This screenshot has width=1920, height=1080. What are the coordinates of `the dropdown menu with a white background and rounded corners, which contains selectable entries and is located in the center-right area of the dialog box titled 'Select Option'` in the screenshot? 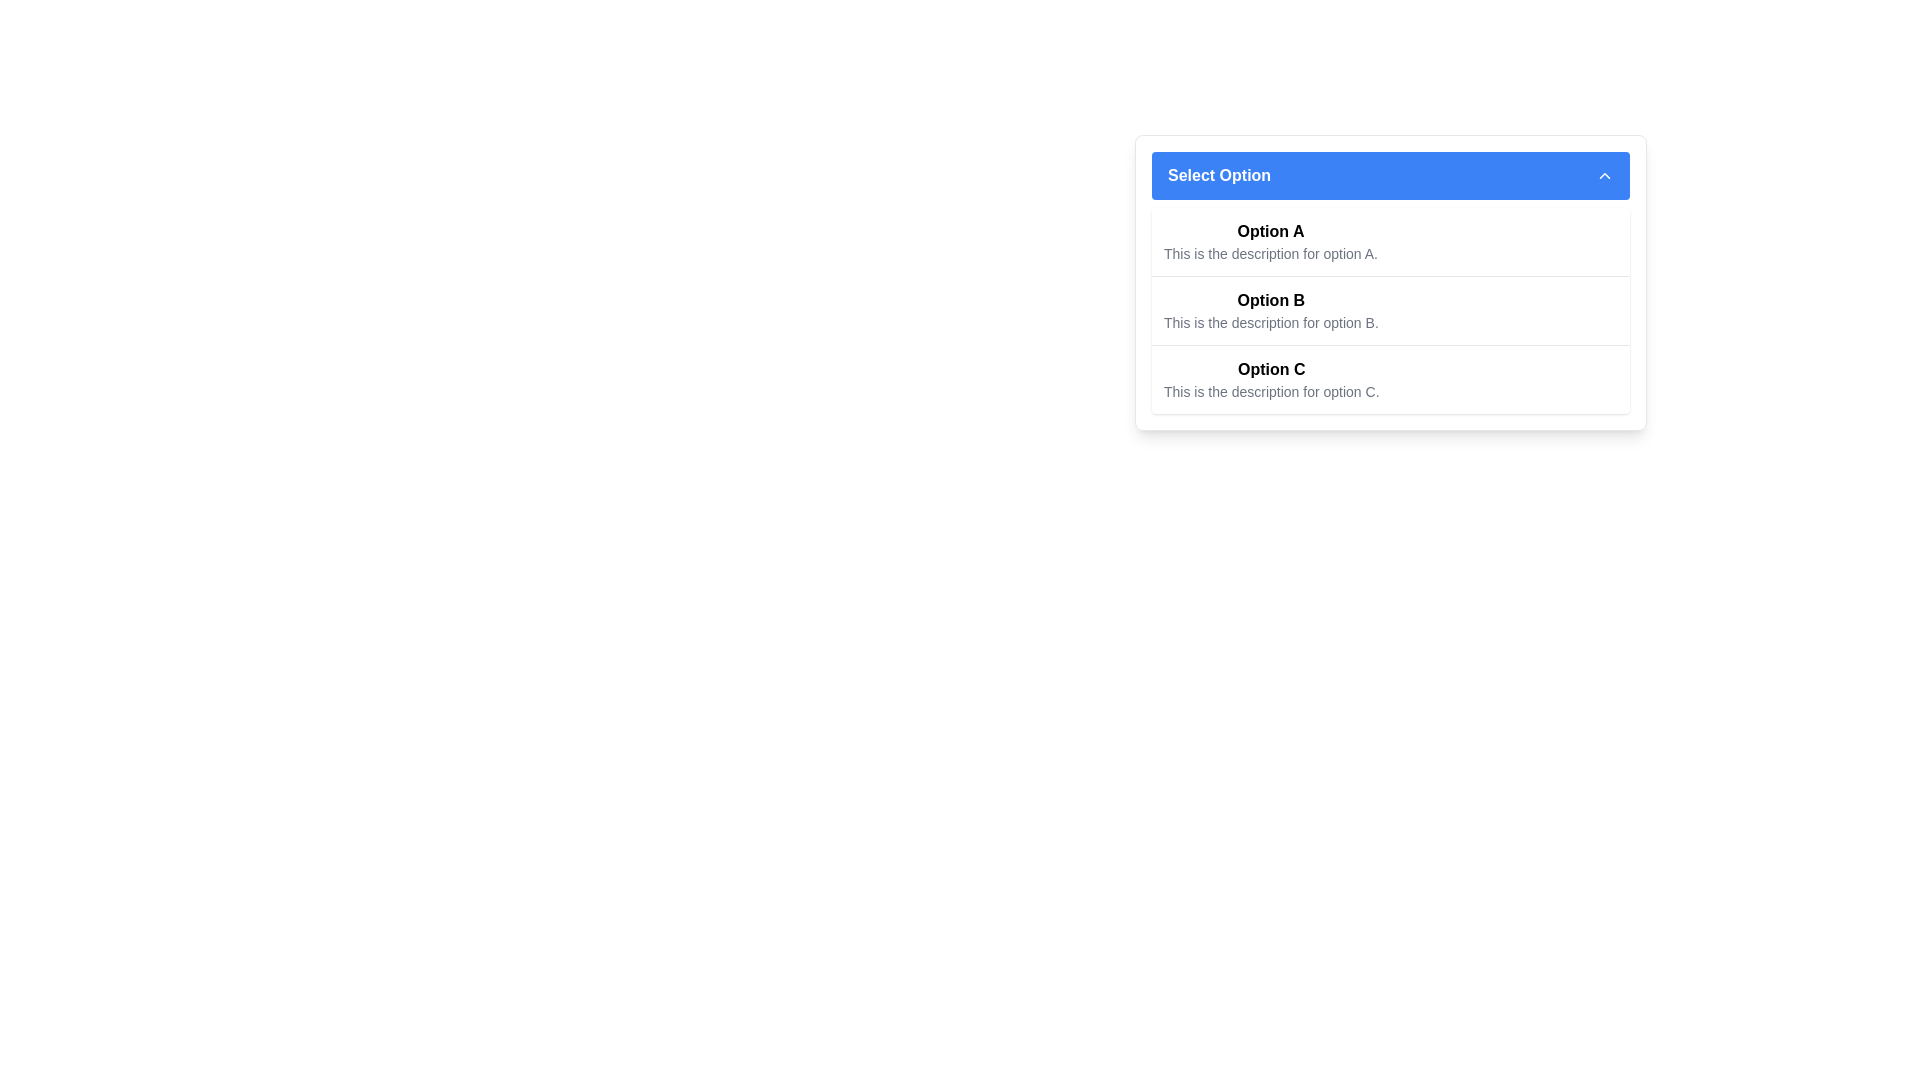 It's located at (1390, 311).